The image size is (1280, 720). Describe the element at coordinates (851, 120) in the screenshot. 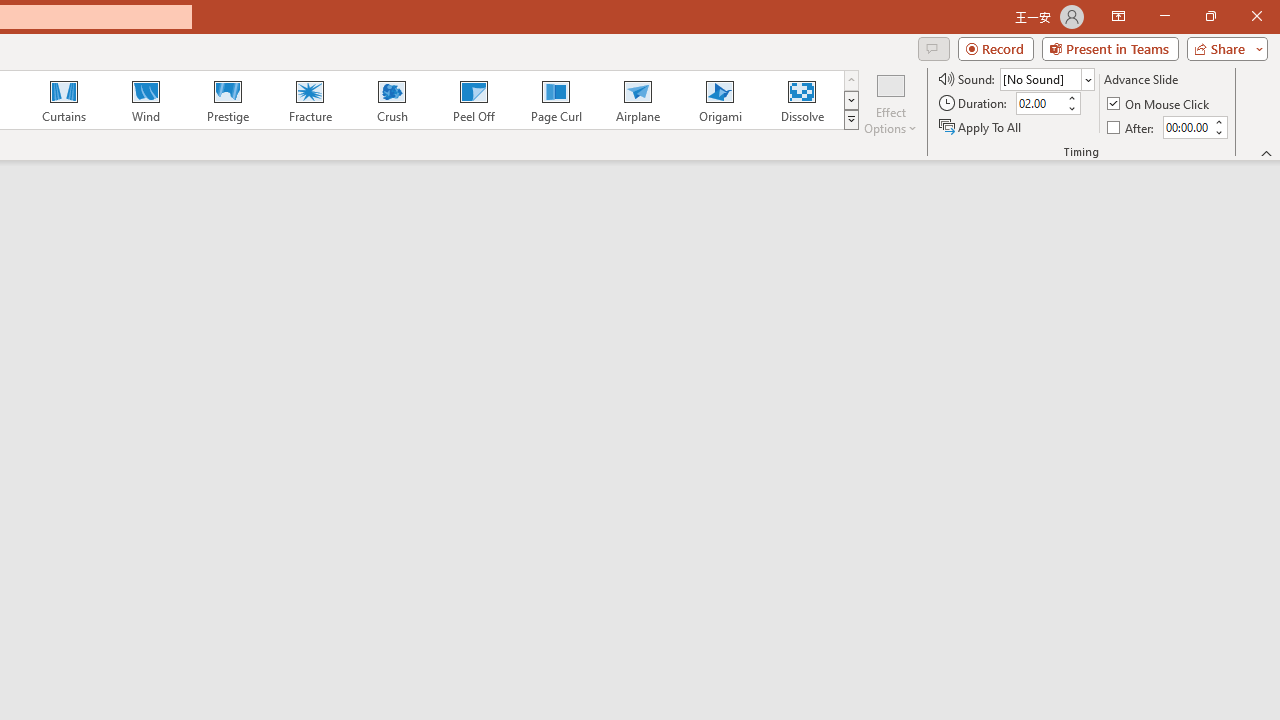

I see `'Transition Effects'` at that location.